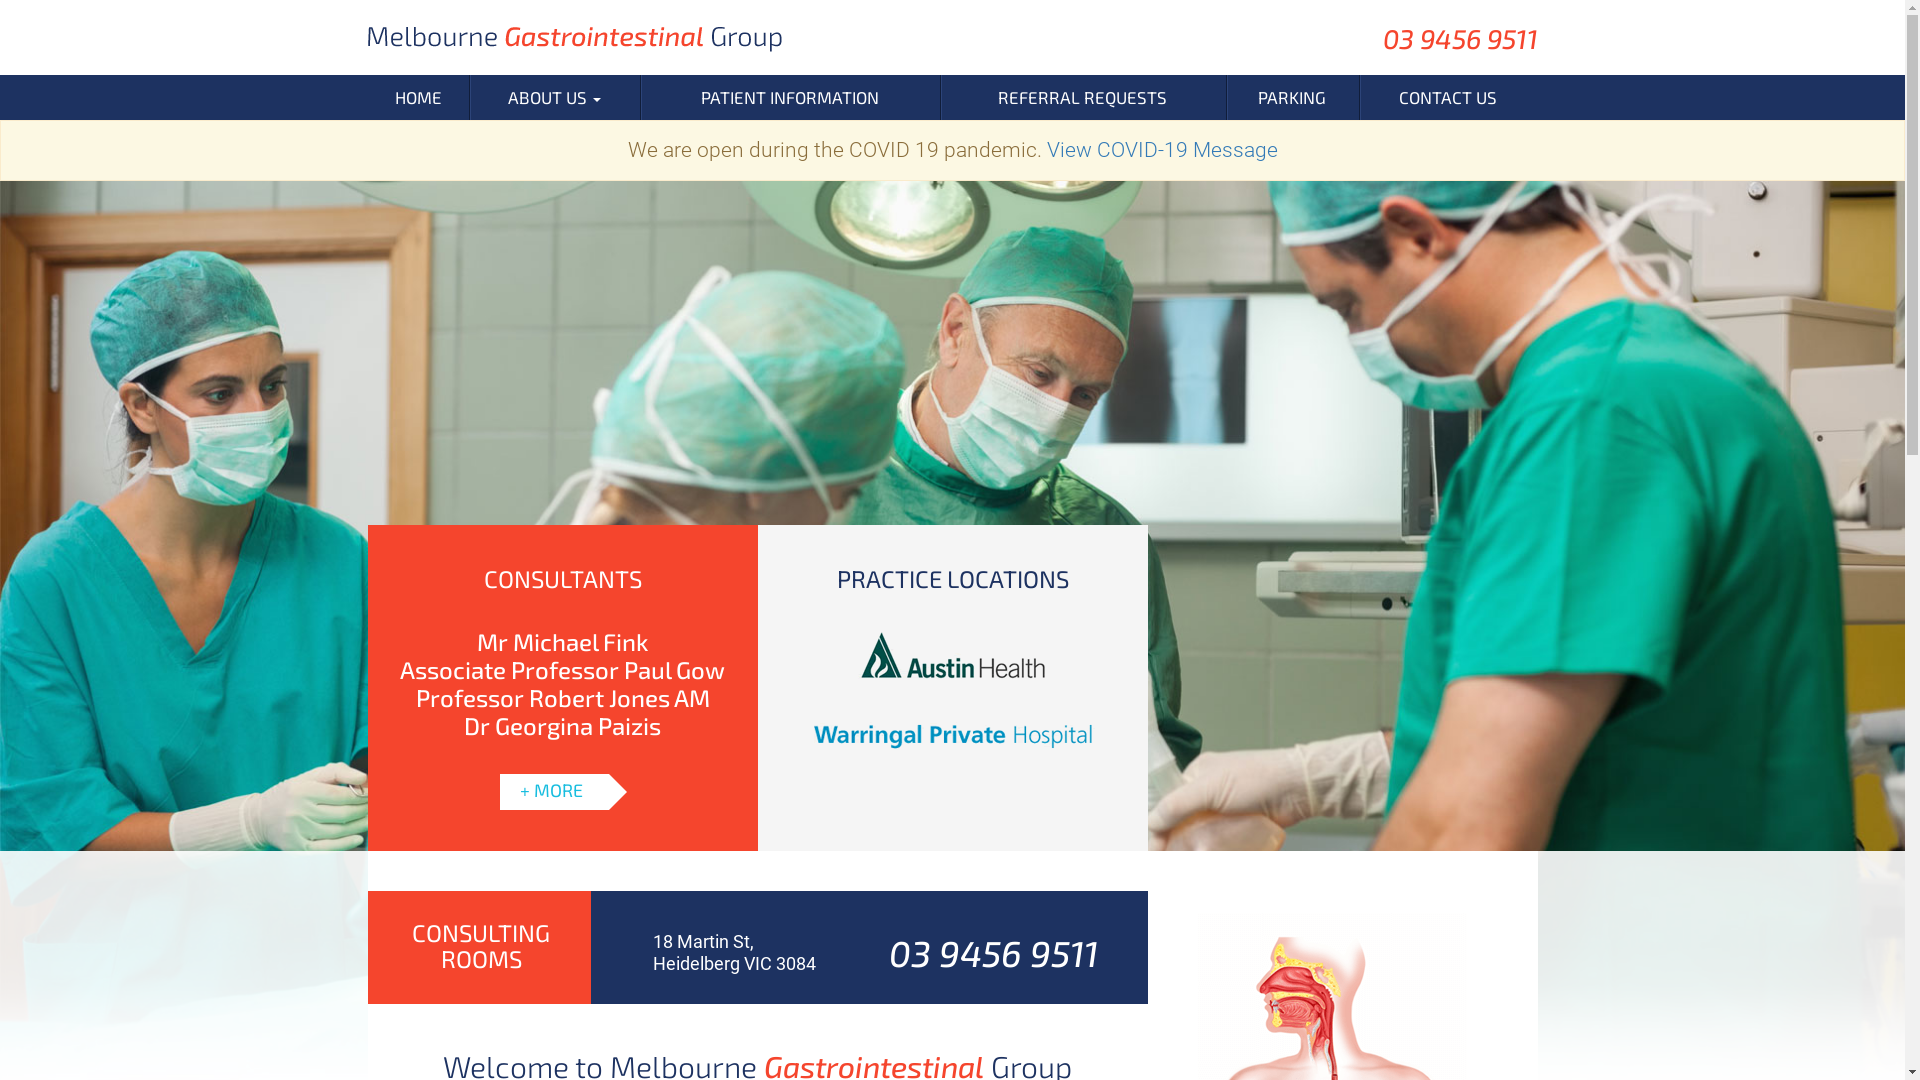 This screenshot has width=1920, height=1080. What do you see at coordinates (1292, 97) in the screenshot?
I see `'PARKING'` at bounding box center [1292, 97].